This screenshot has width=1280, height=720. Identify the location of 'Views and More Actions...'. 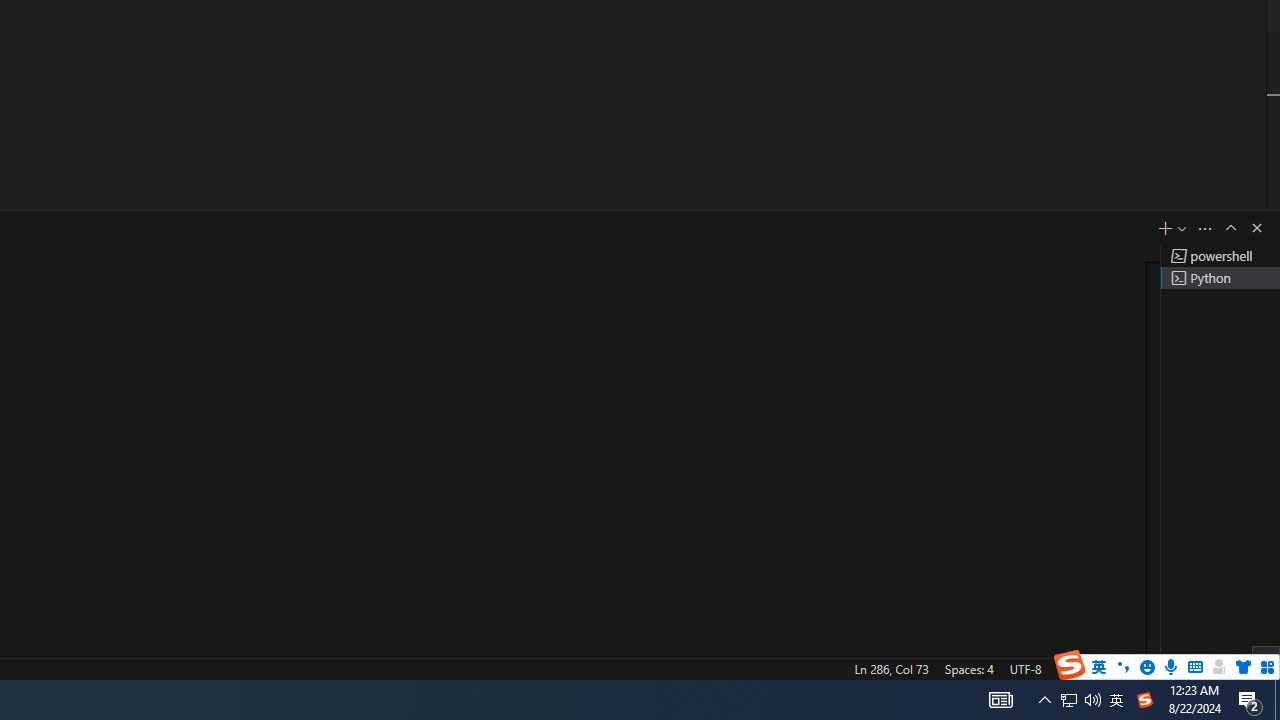
(1204, 227).